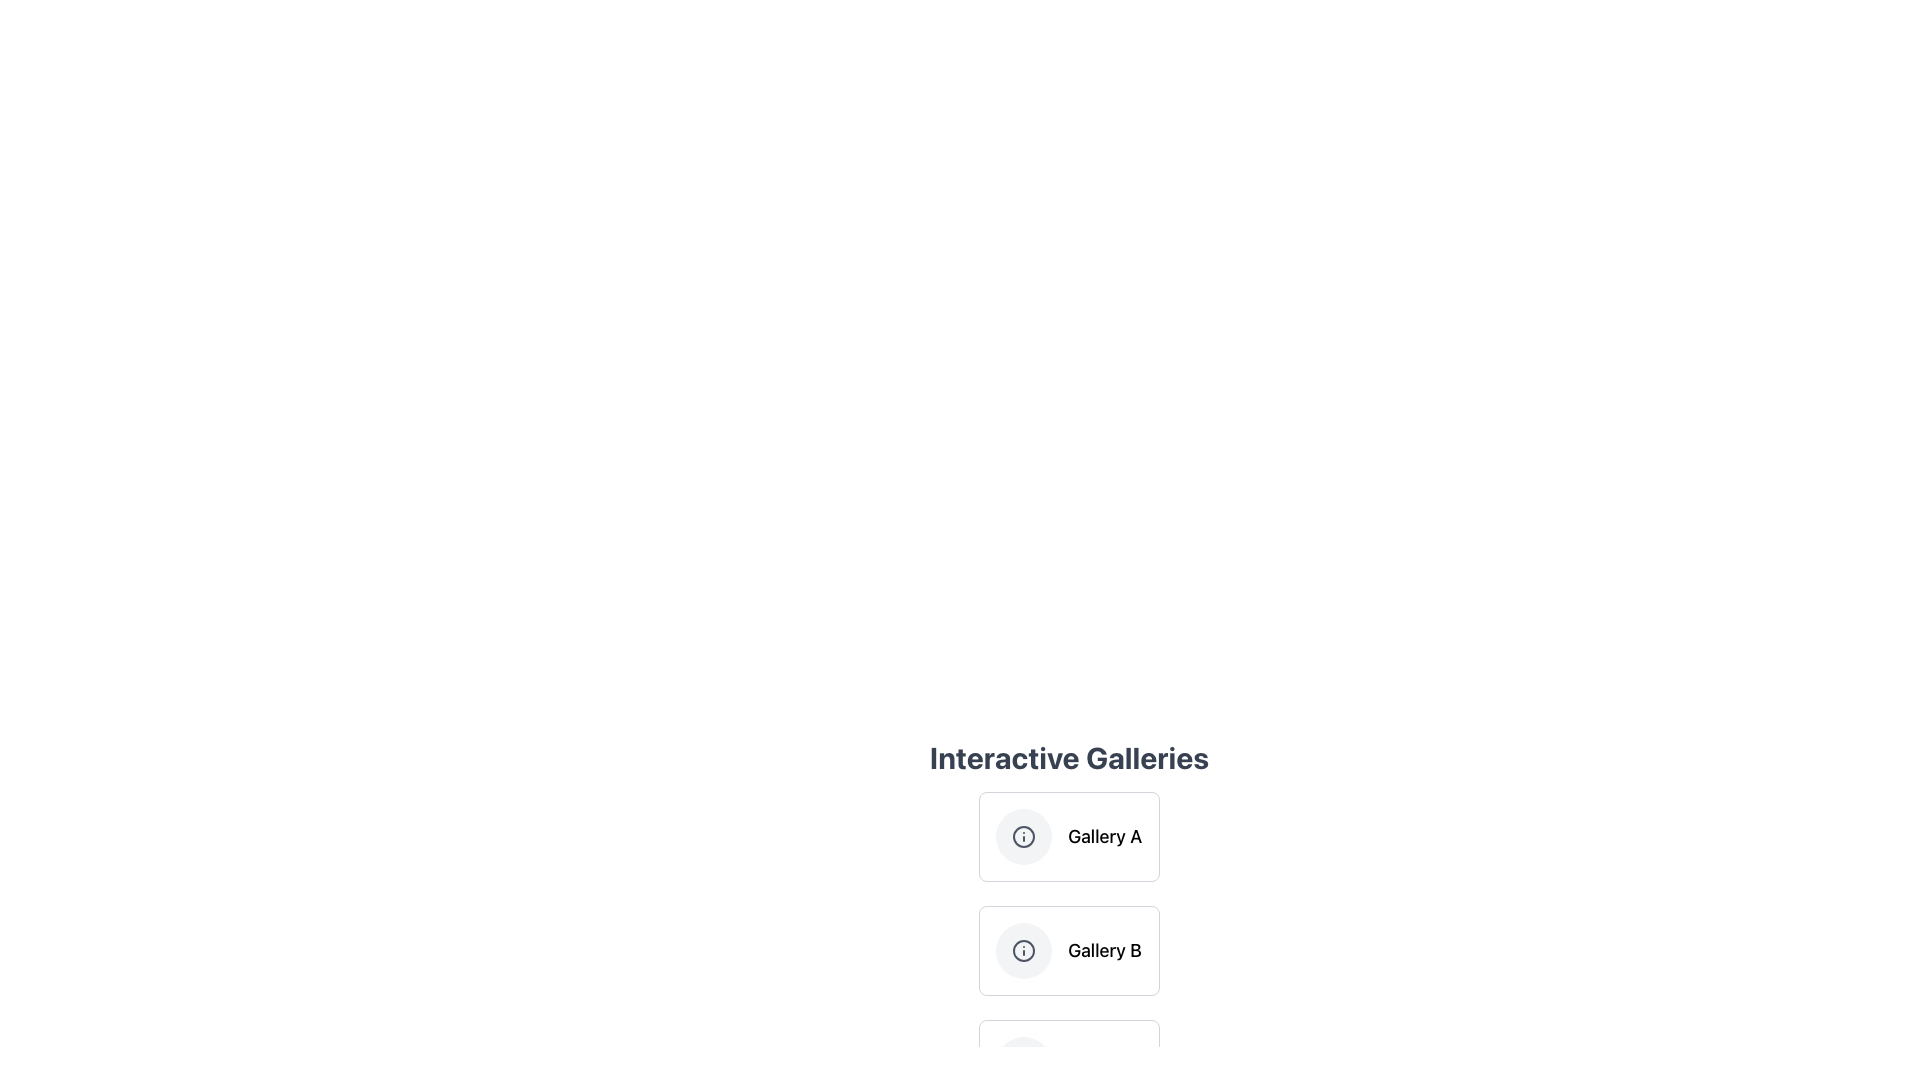 The width and height of the screenshot is (1920, 1080). I want to click on the circular information icon with a light gray background and dark gray border located in the second interactive gallery option 'Gallery B', positioned to the left of the title text 'Gallery B', so click(1024, 950).